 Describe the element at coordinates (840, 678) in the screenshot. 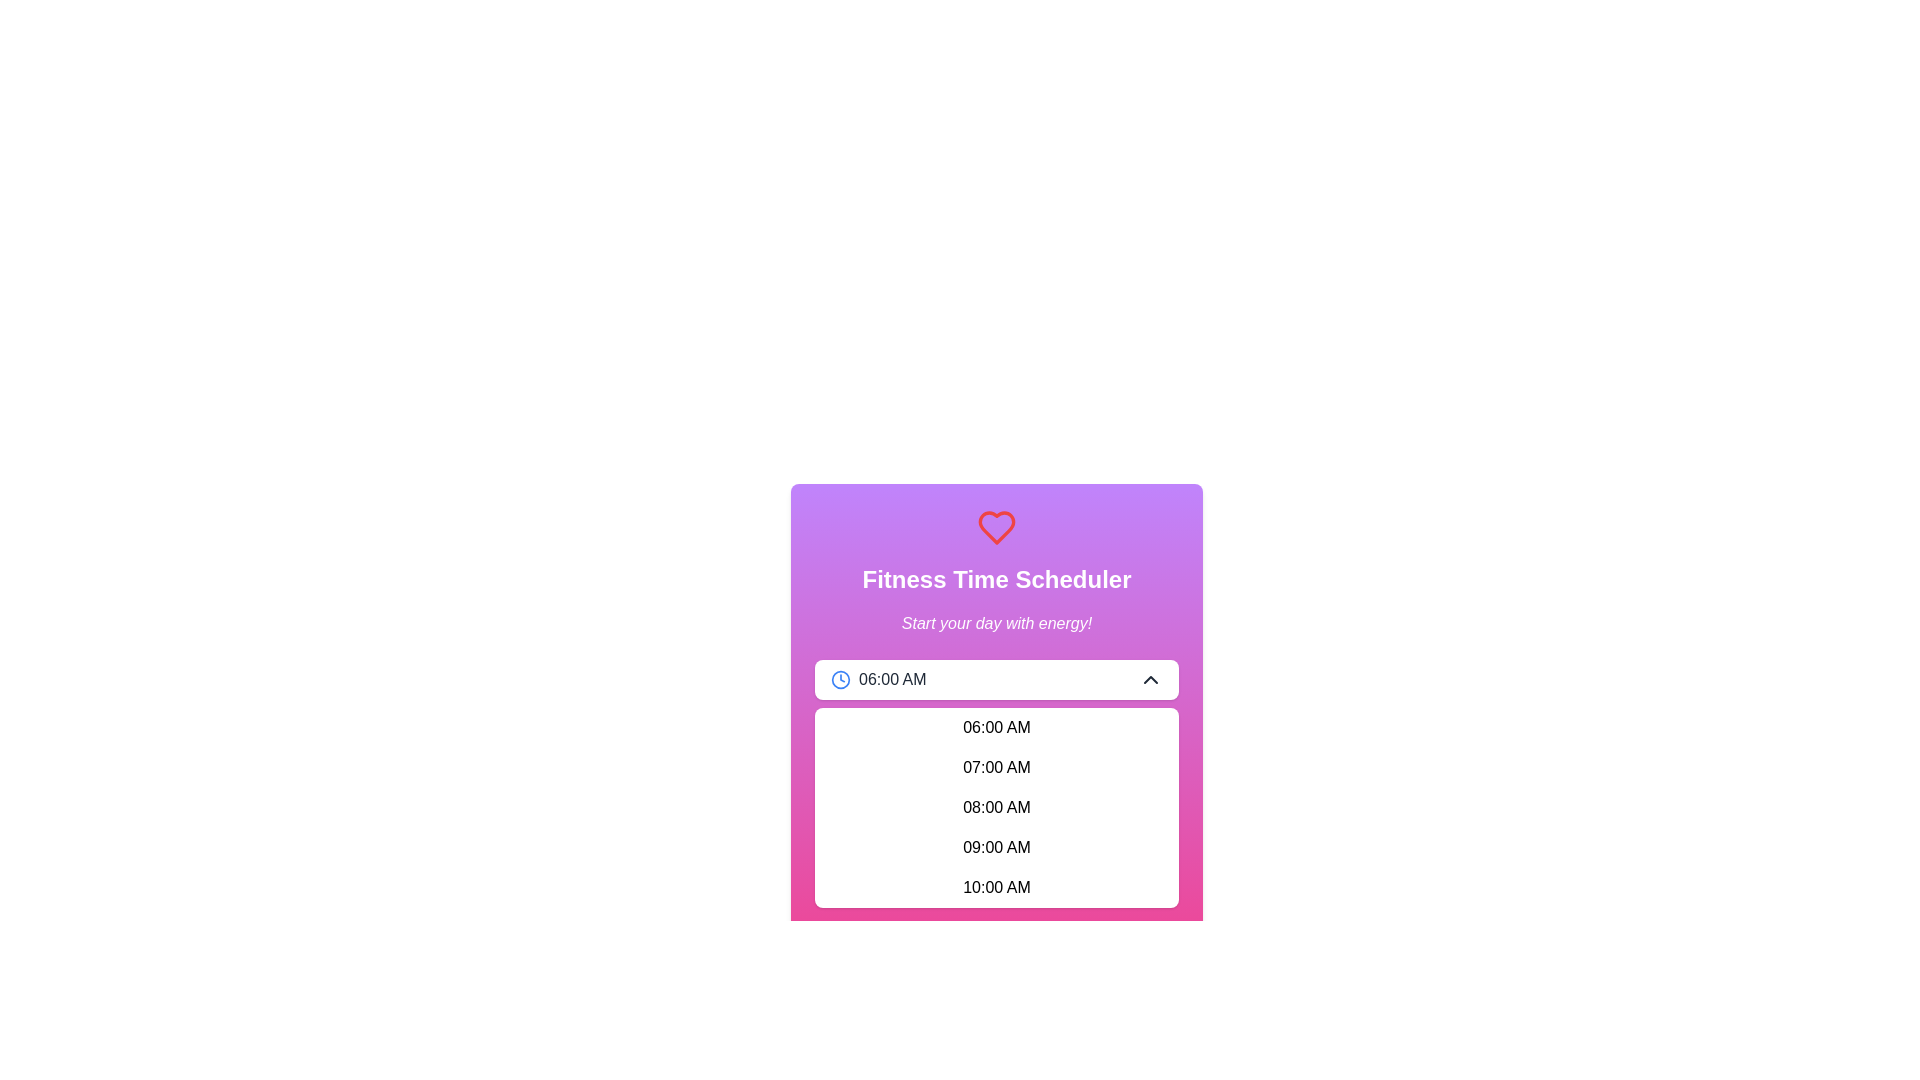

I see `the blue clock icon located to the left of the displayed time text '06:00 AM' in the time selection dropdown` at that location.